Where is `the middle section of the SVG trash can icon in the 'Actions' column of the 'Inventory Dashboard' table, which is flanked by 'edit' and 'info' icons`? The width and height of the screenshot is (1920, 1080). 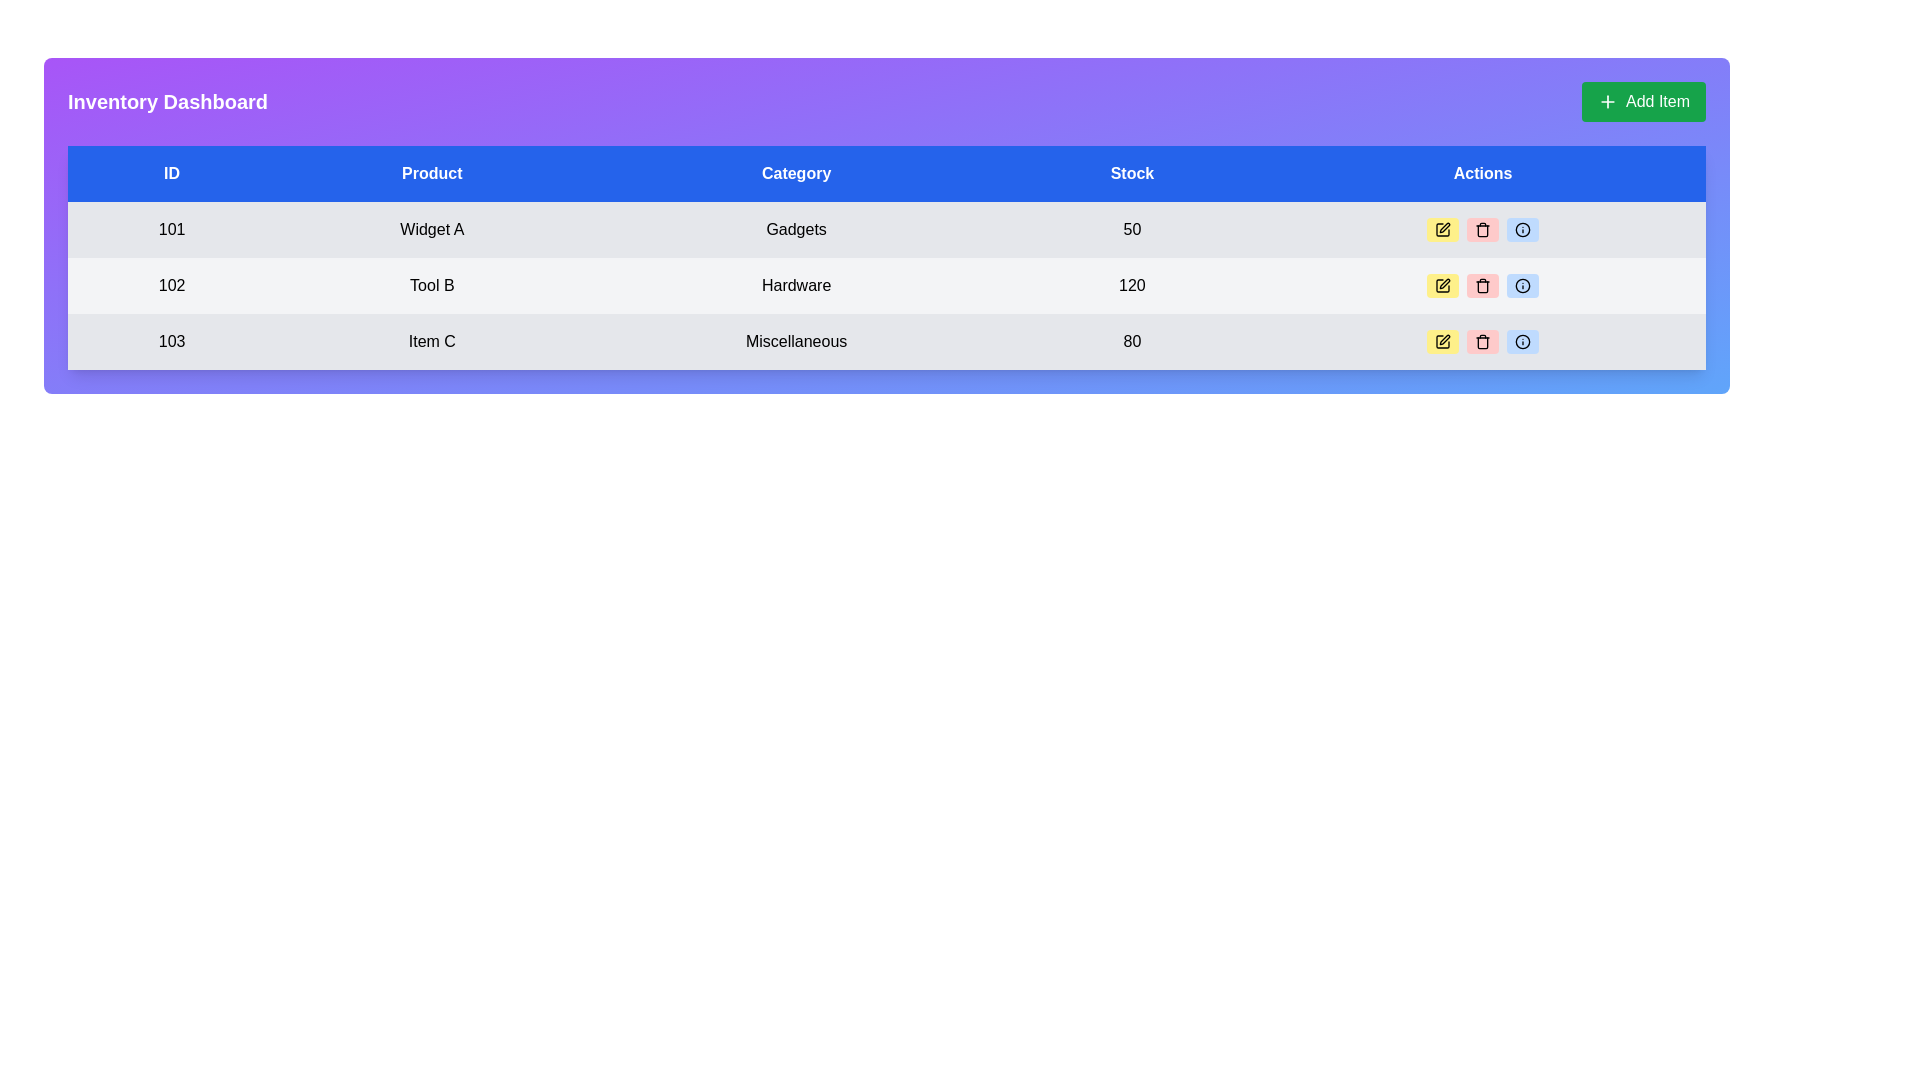
the middle section of the SVG trash can icon in the 'Actions' column of the 'Inventory Dashboard' table, which is flanked by 'edit' and 'info' icons is located at coordinates (1483, 287).